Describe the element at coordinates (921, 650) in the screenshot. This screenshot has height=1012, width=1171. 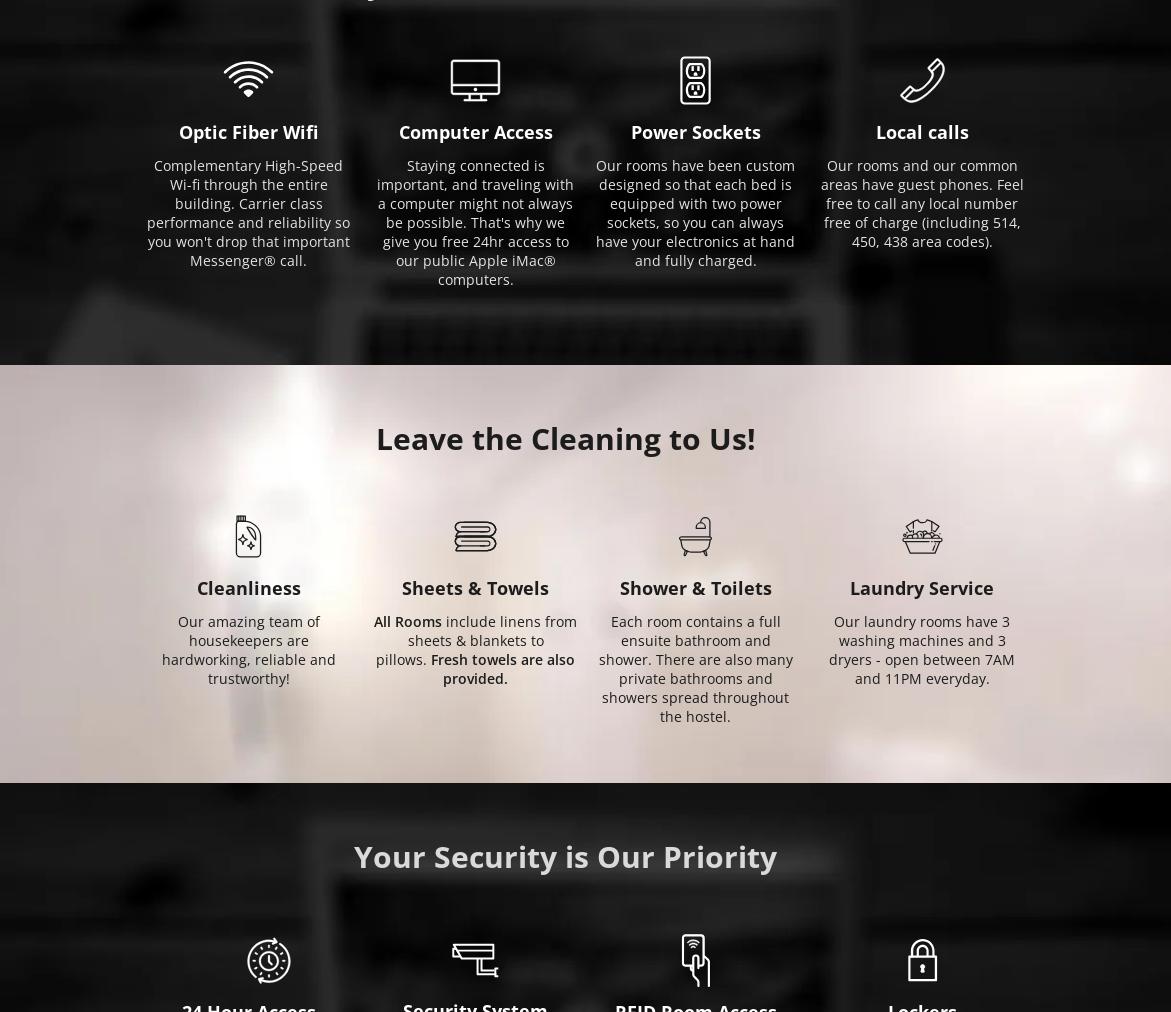
I see `'Our laundry rooms have 3 washing machines and 3 dryers - open between 7AM and 11PM everyday.'` at that location.